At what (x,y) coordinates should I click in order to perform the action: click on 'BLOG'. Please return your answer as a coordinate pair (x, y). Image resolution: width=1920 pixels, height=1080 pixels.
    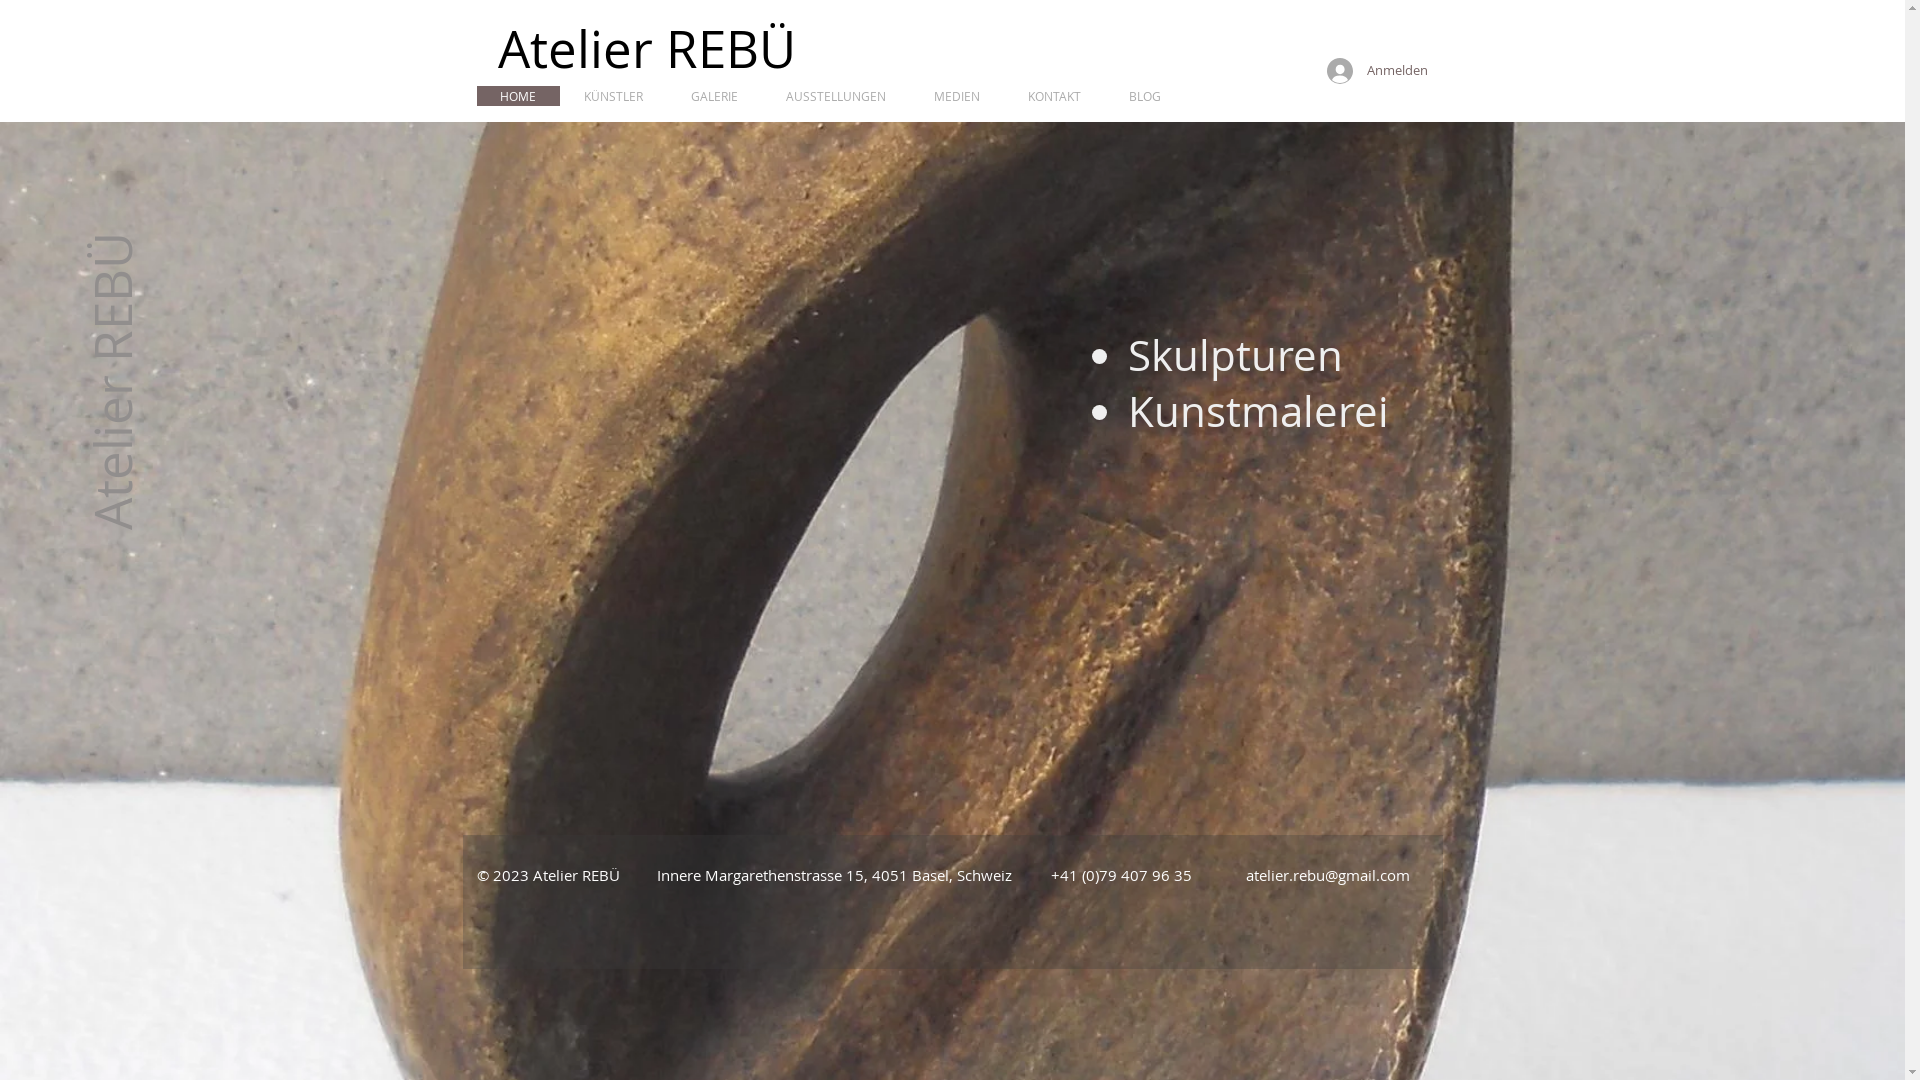
    Looking at the image, I should click on (1012, 97).